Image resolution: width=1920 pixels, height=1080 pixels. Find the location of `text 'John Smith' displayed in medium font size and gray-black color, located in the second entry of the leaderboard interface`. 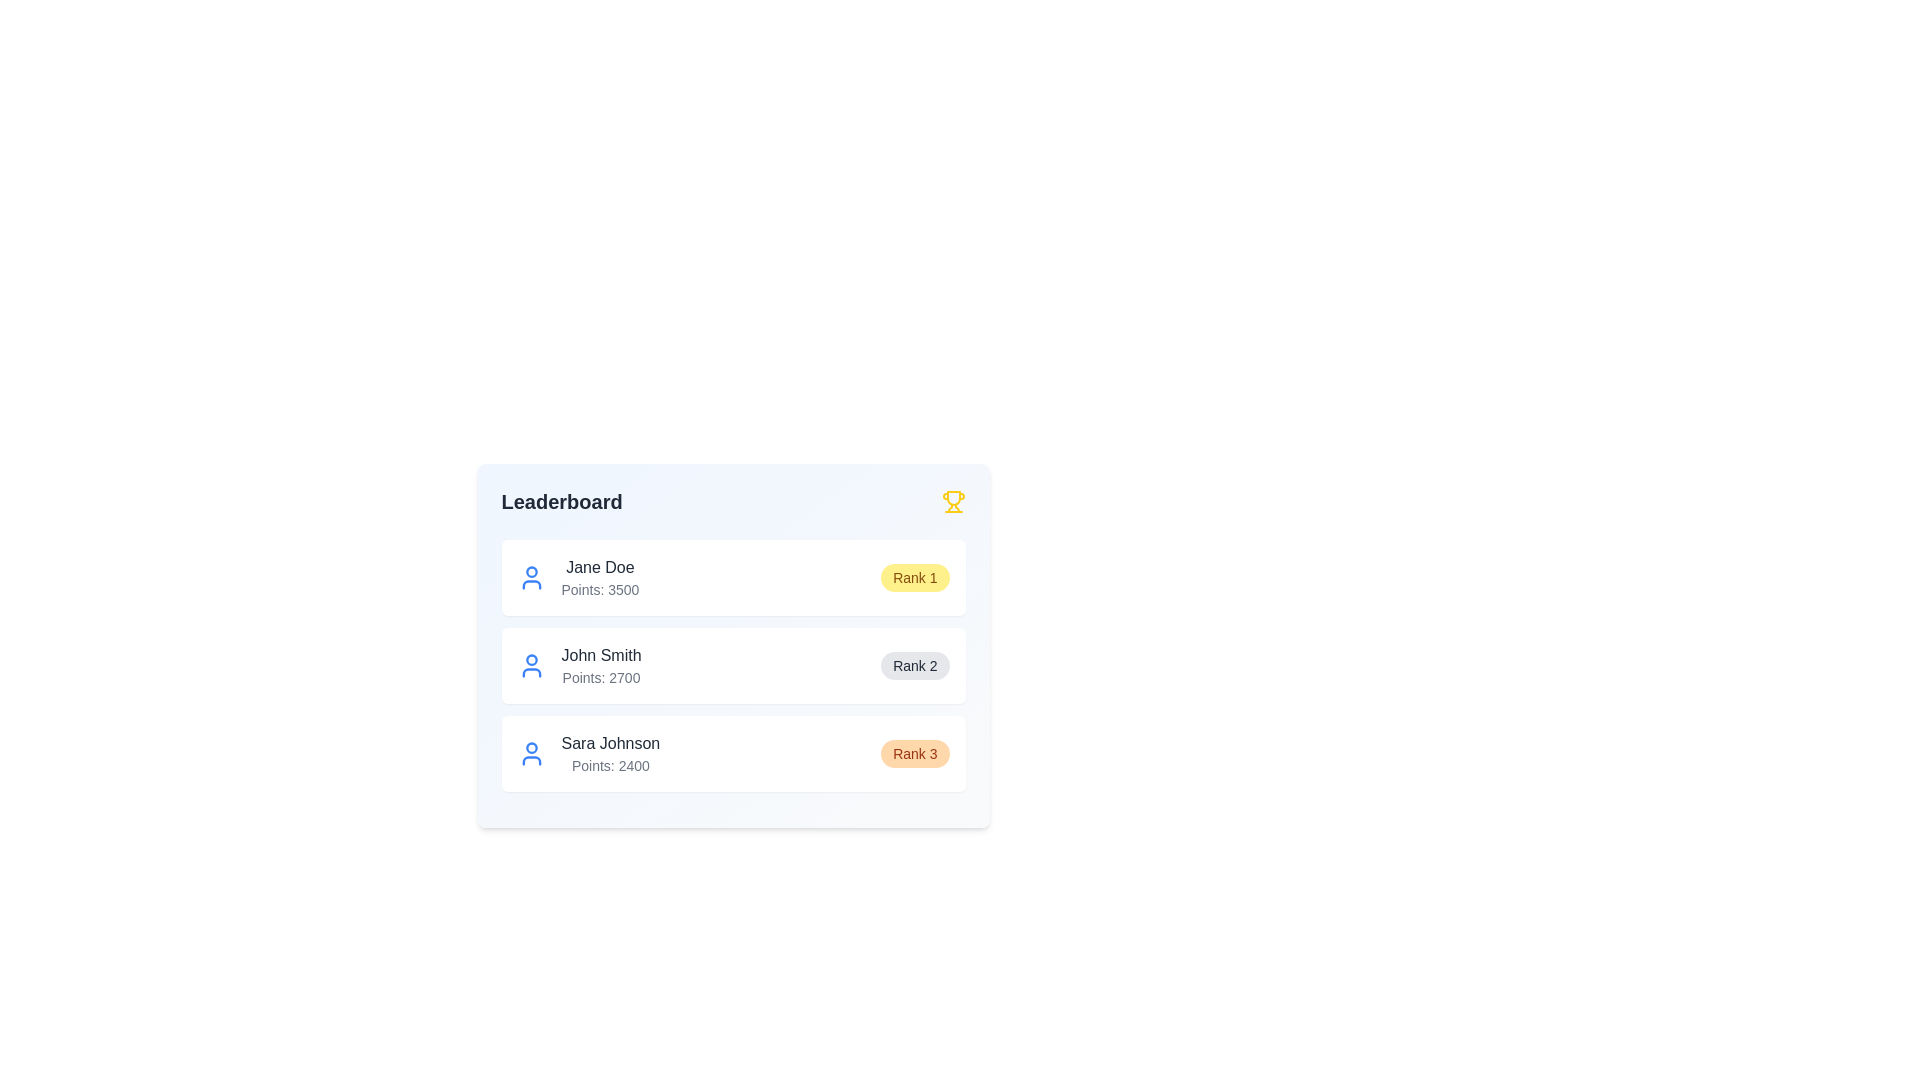

text 'John Smith' displayed in medium font size and gray-black color, located in the second entry of the leaderboard interface is located at coordinates (600, 655).